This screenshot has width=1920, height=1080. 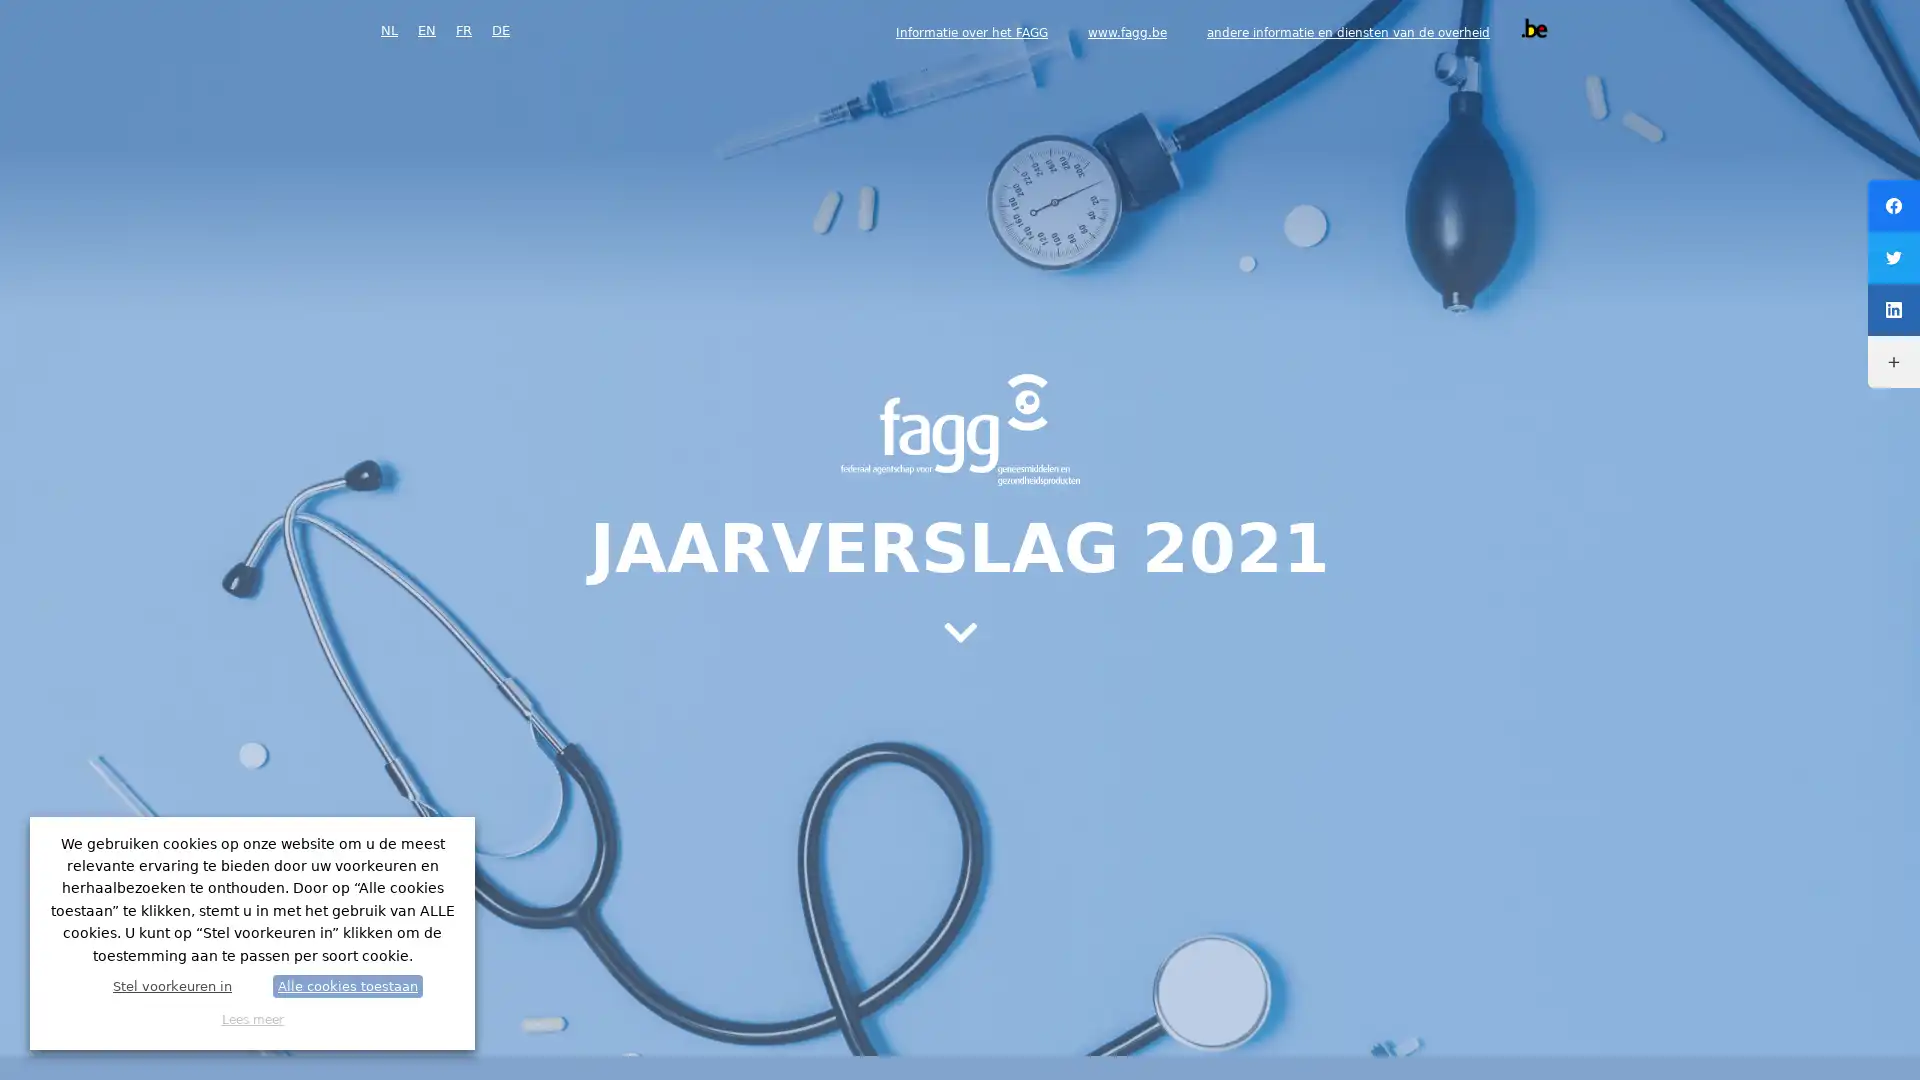 What do you see at coordinates (347, 985) in the screenshot?
I see `Alle cookies toestaan` at bounding box center [347, 985].